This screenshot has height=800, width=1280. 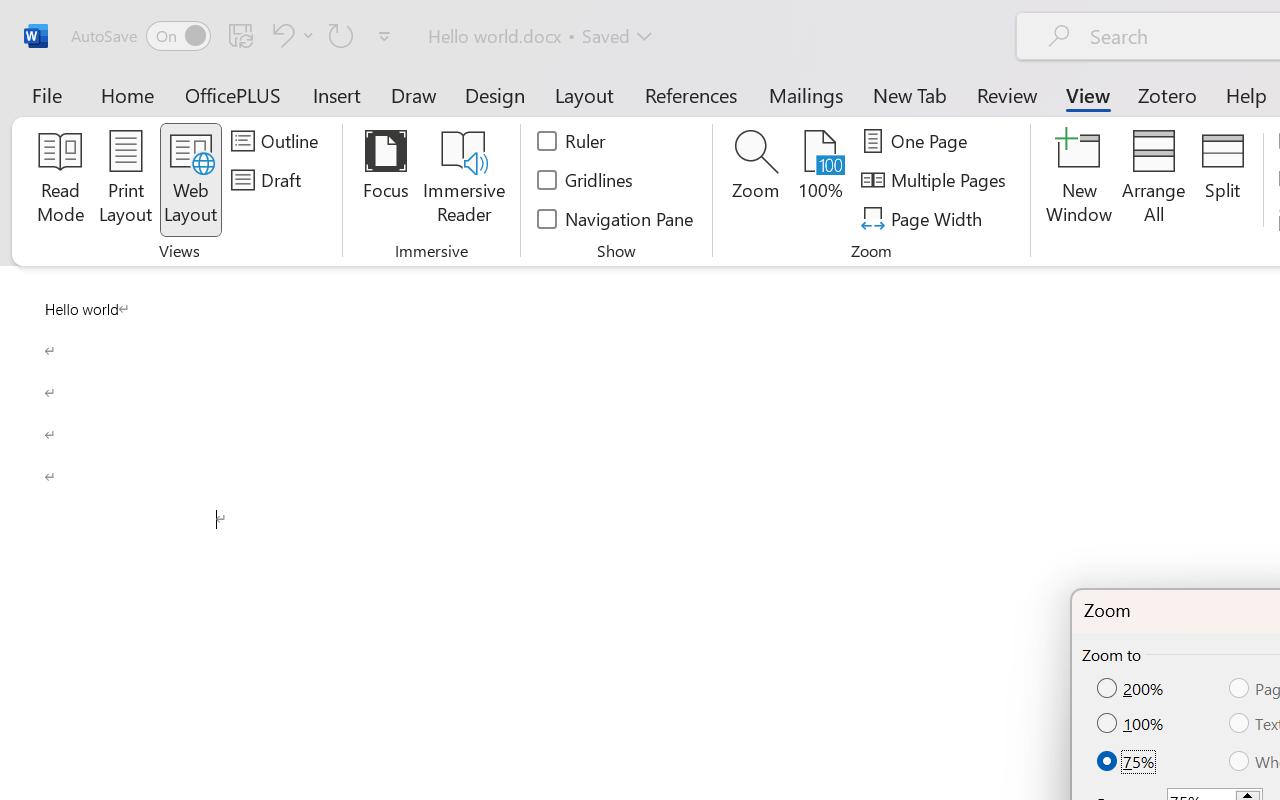 I want to click on 'Web Layout', so click(x=190, y=179).